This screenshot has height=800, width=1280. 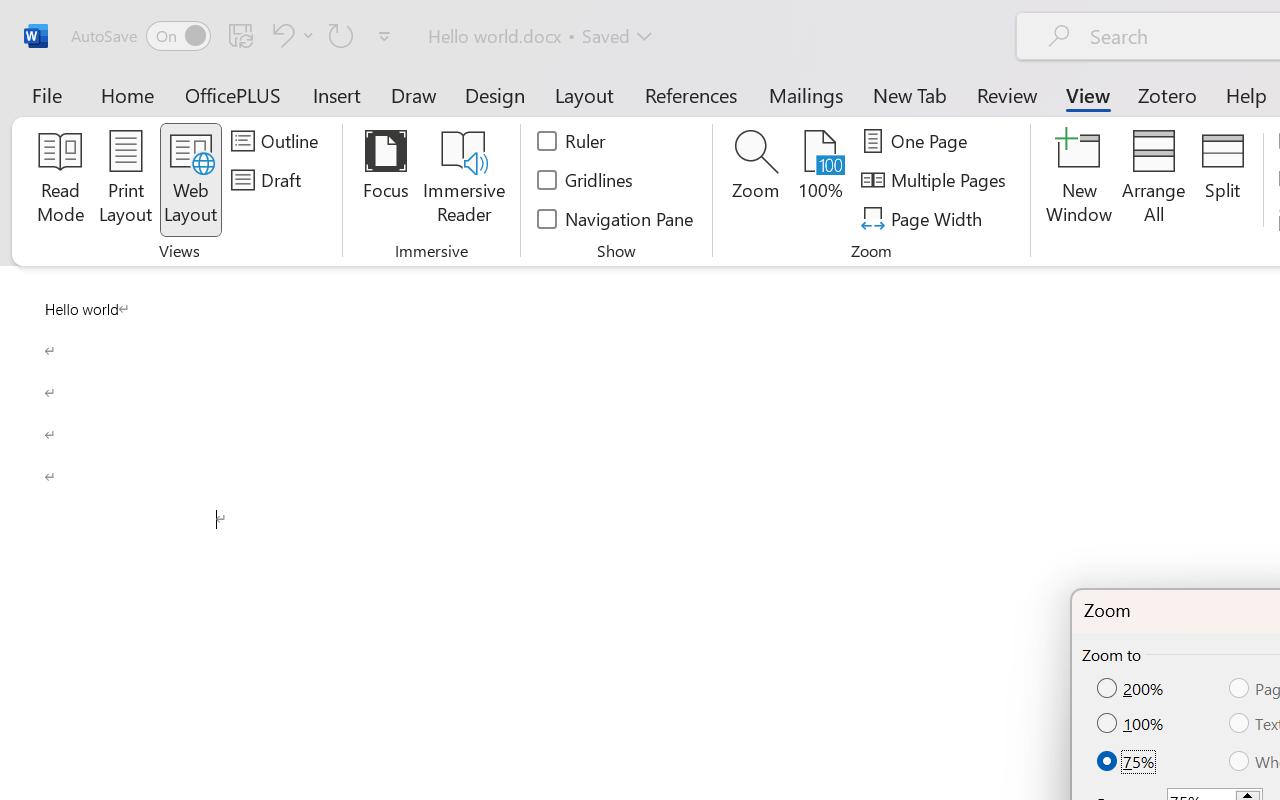 I want to click on 'Web Layout', so click(x=190, y=179).